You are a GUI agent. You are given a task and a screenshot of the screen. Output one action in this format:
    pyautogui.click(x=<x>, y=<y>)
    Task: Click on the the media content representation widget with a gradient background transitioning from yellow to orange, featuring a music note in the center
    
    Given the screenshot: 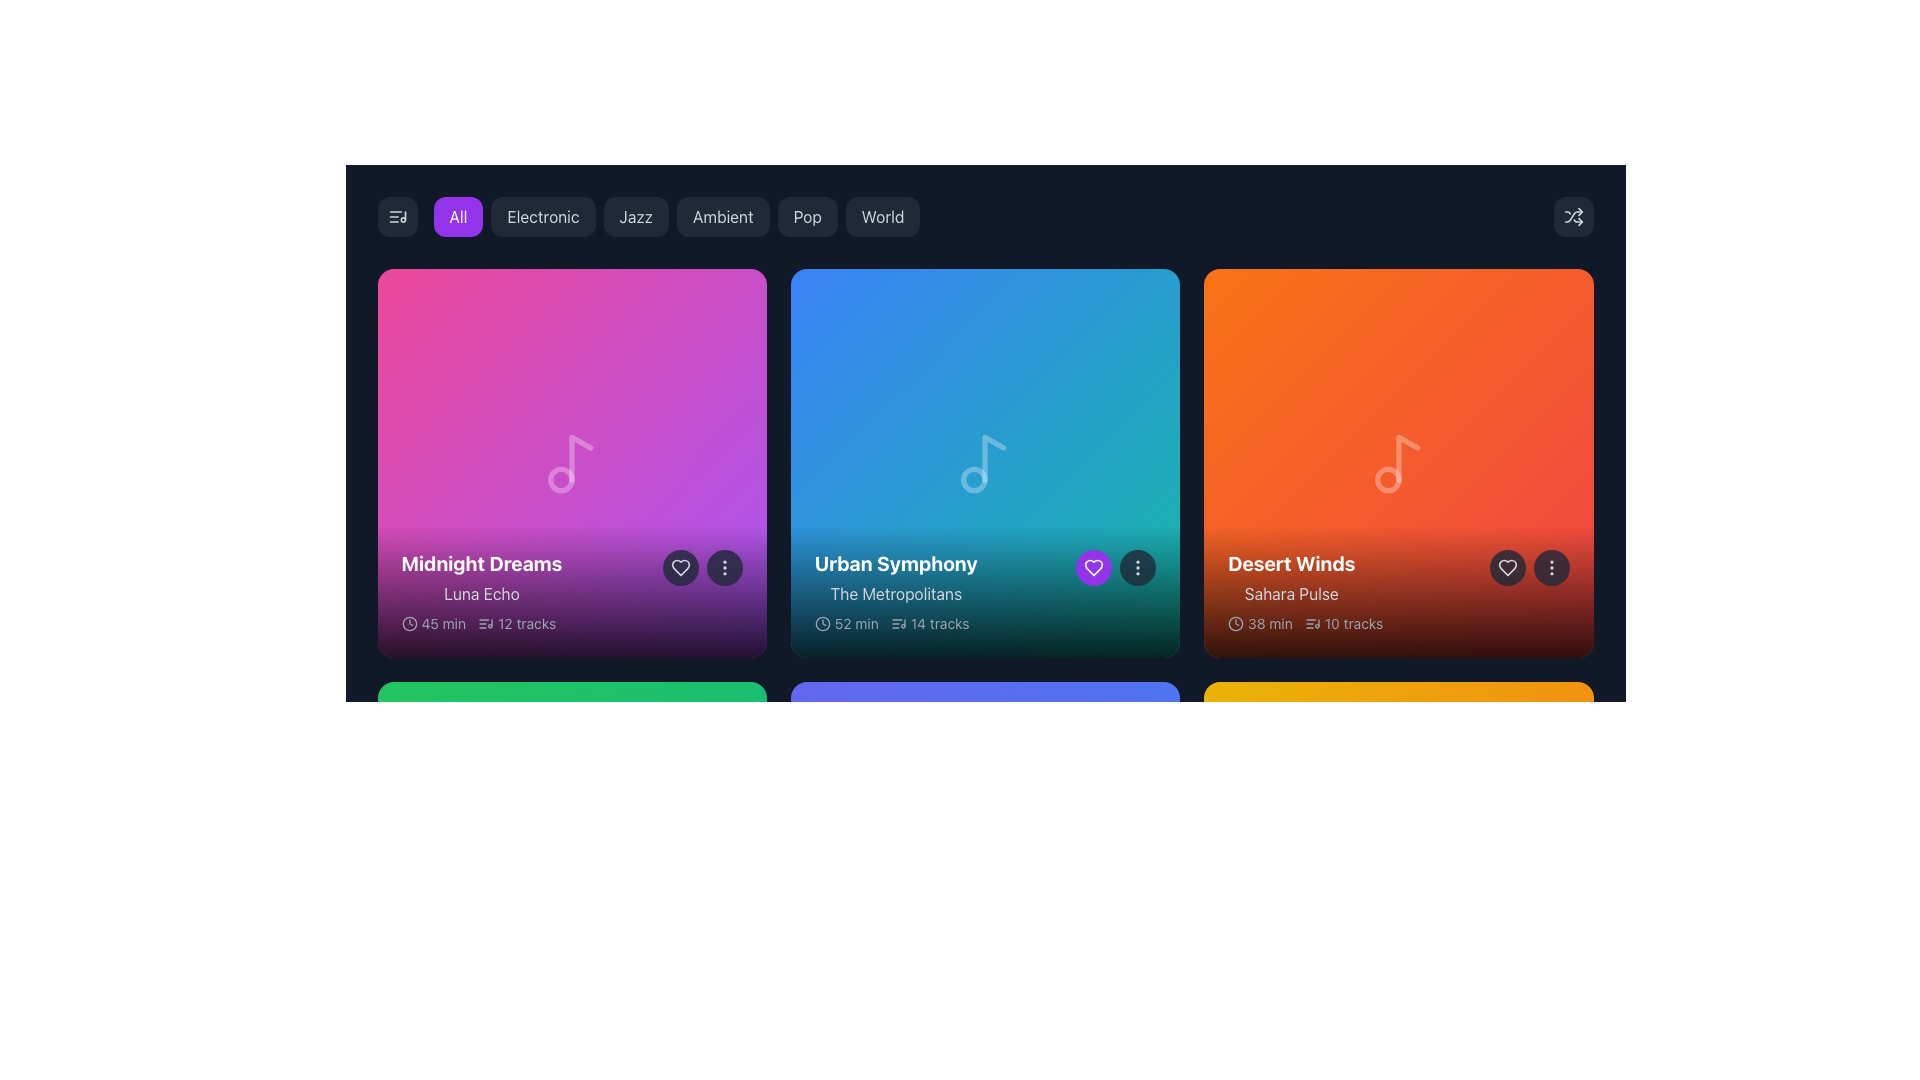 What is the action you would take?
    pyautogui.click(x=1397, y=876)
    